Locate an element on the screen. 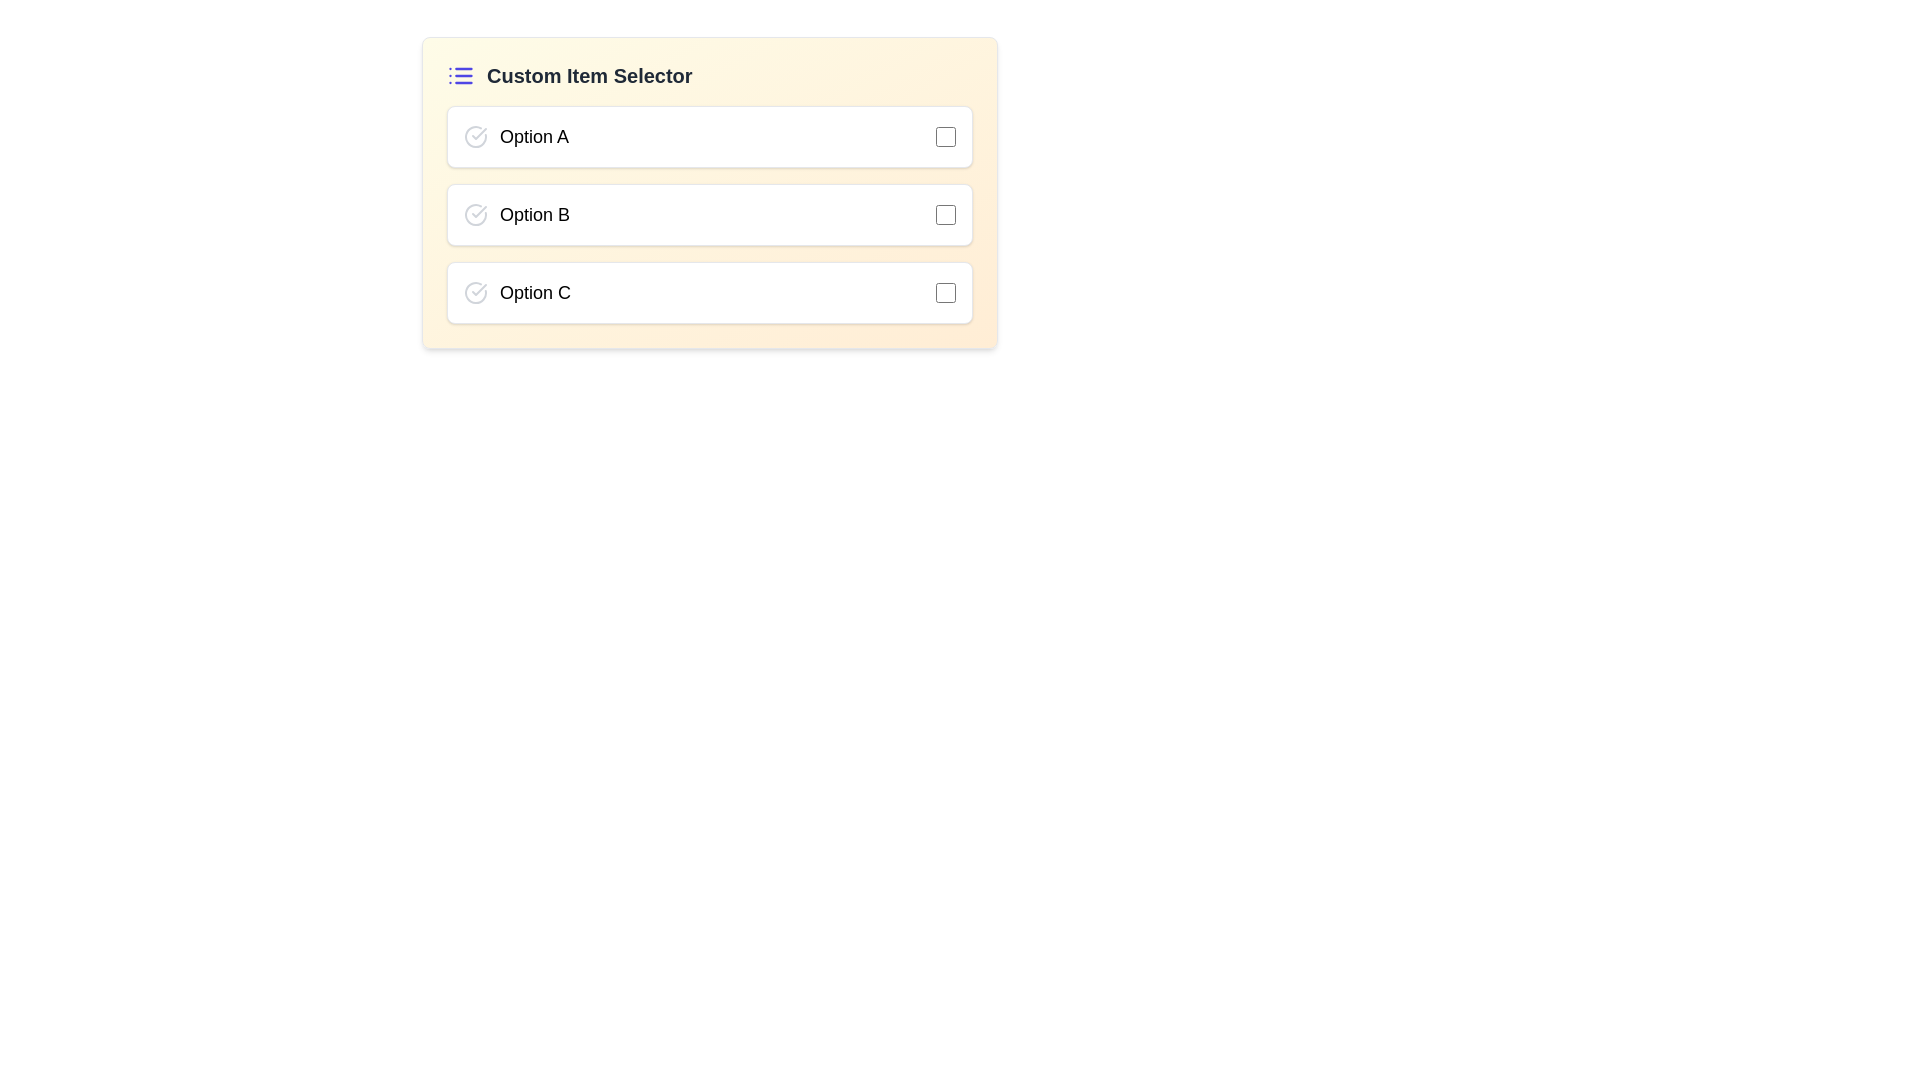 Image resolution: width=1920 pixels, height=1080 pixels. the small checkmark icon displayed within the circular outline of 'Option B' in the 'Custom Item Selector' component is located at coordinates (478, 212).